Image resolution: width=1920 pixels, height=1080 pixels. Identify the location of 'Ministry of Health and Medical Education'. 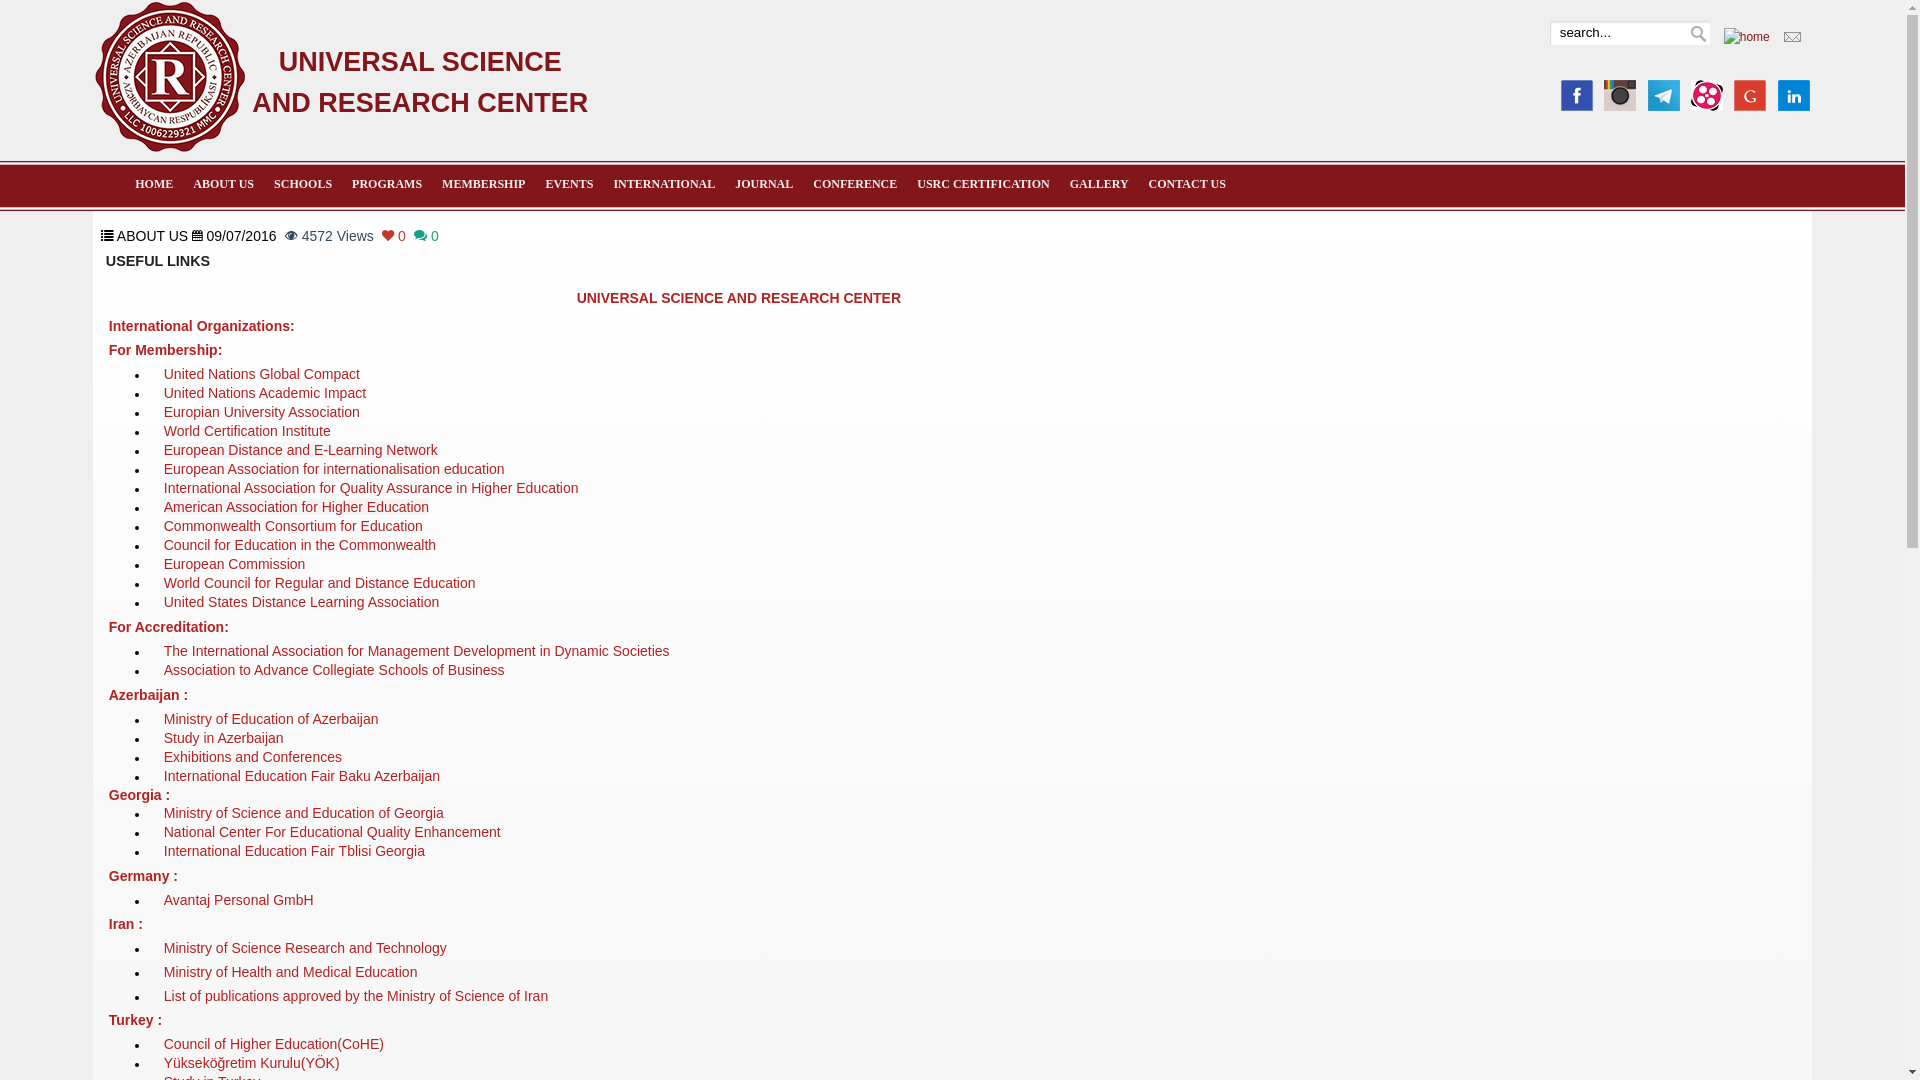
(290, 971).